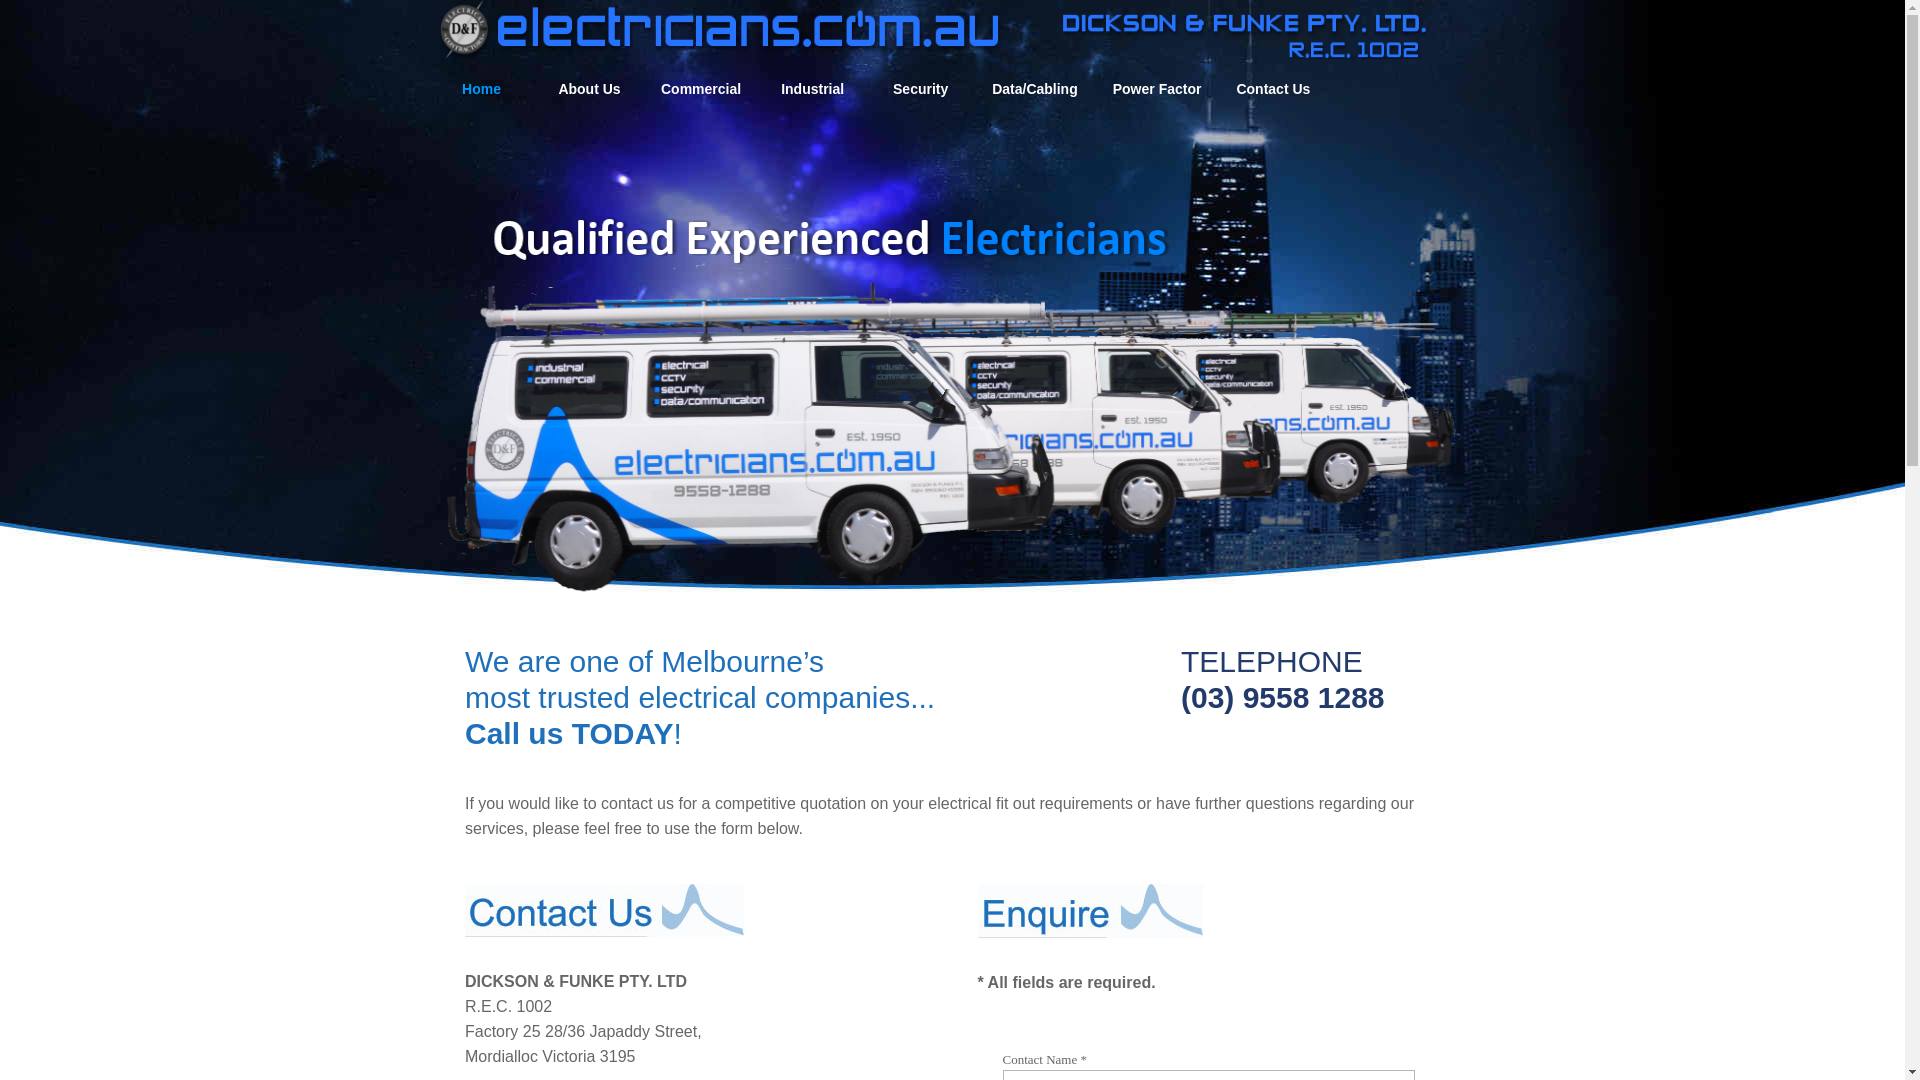  What do you see at coordinates (1035, 88) in the screenshot?
I see `'Data/Cabling'` at bounding box center [1035, 88].